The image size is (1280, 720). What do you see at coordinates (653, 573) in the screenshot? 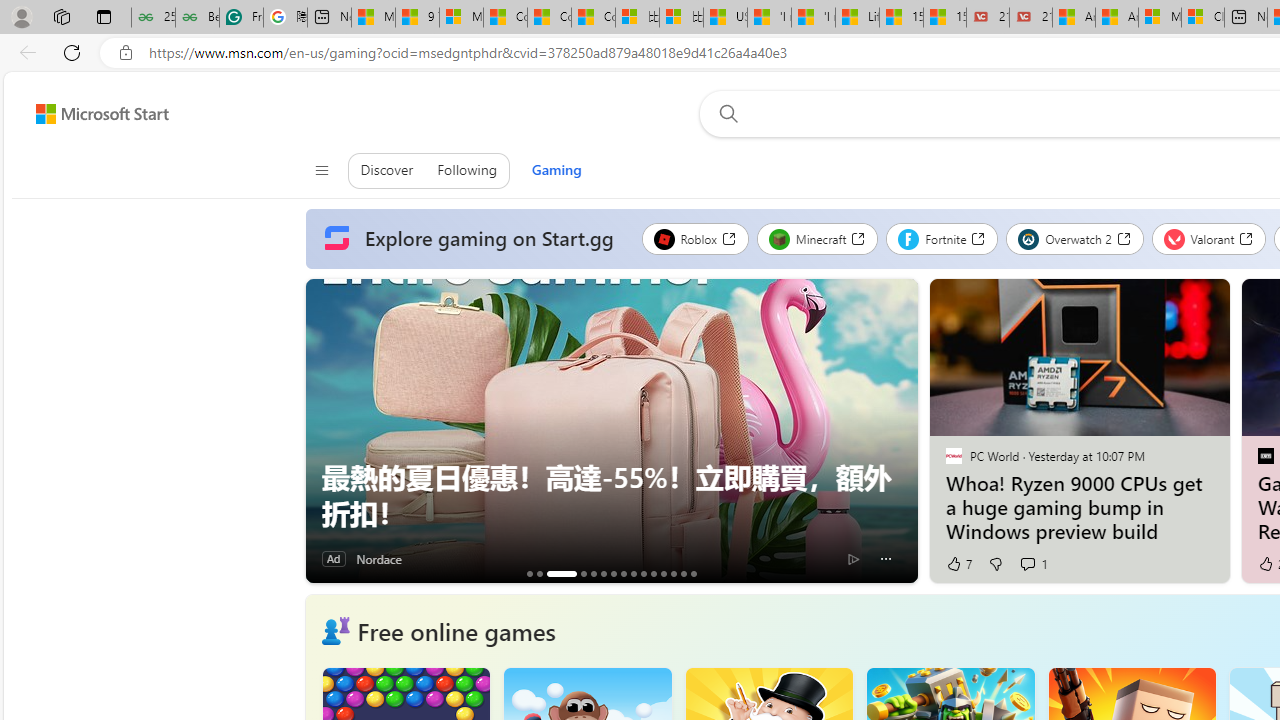
I see `'AutomationID: tab_nativead-infopane-11'` at bounding box center [653, 573].